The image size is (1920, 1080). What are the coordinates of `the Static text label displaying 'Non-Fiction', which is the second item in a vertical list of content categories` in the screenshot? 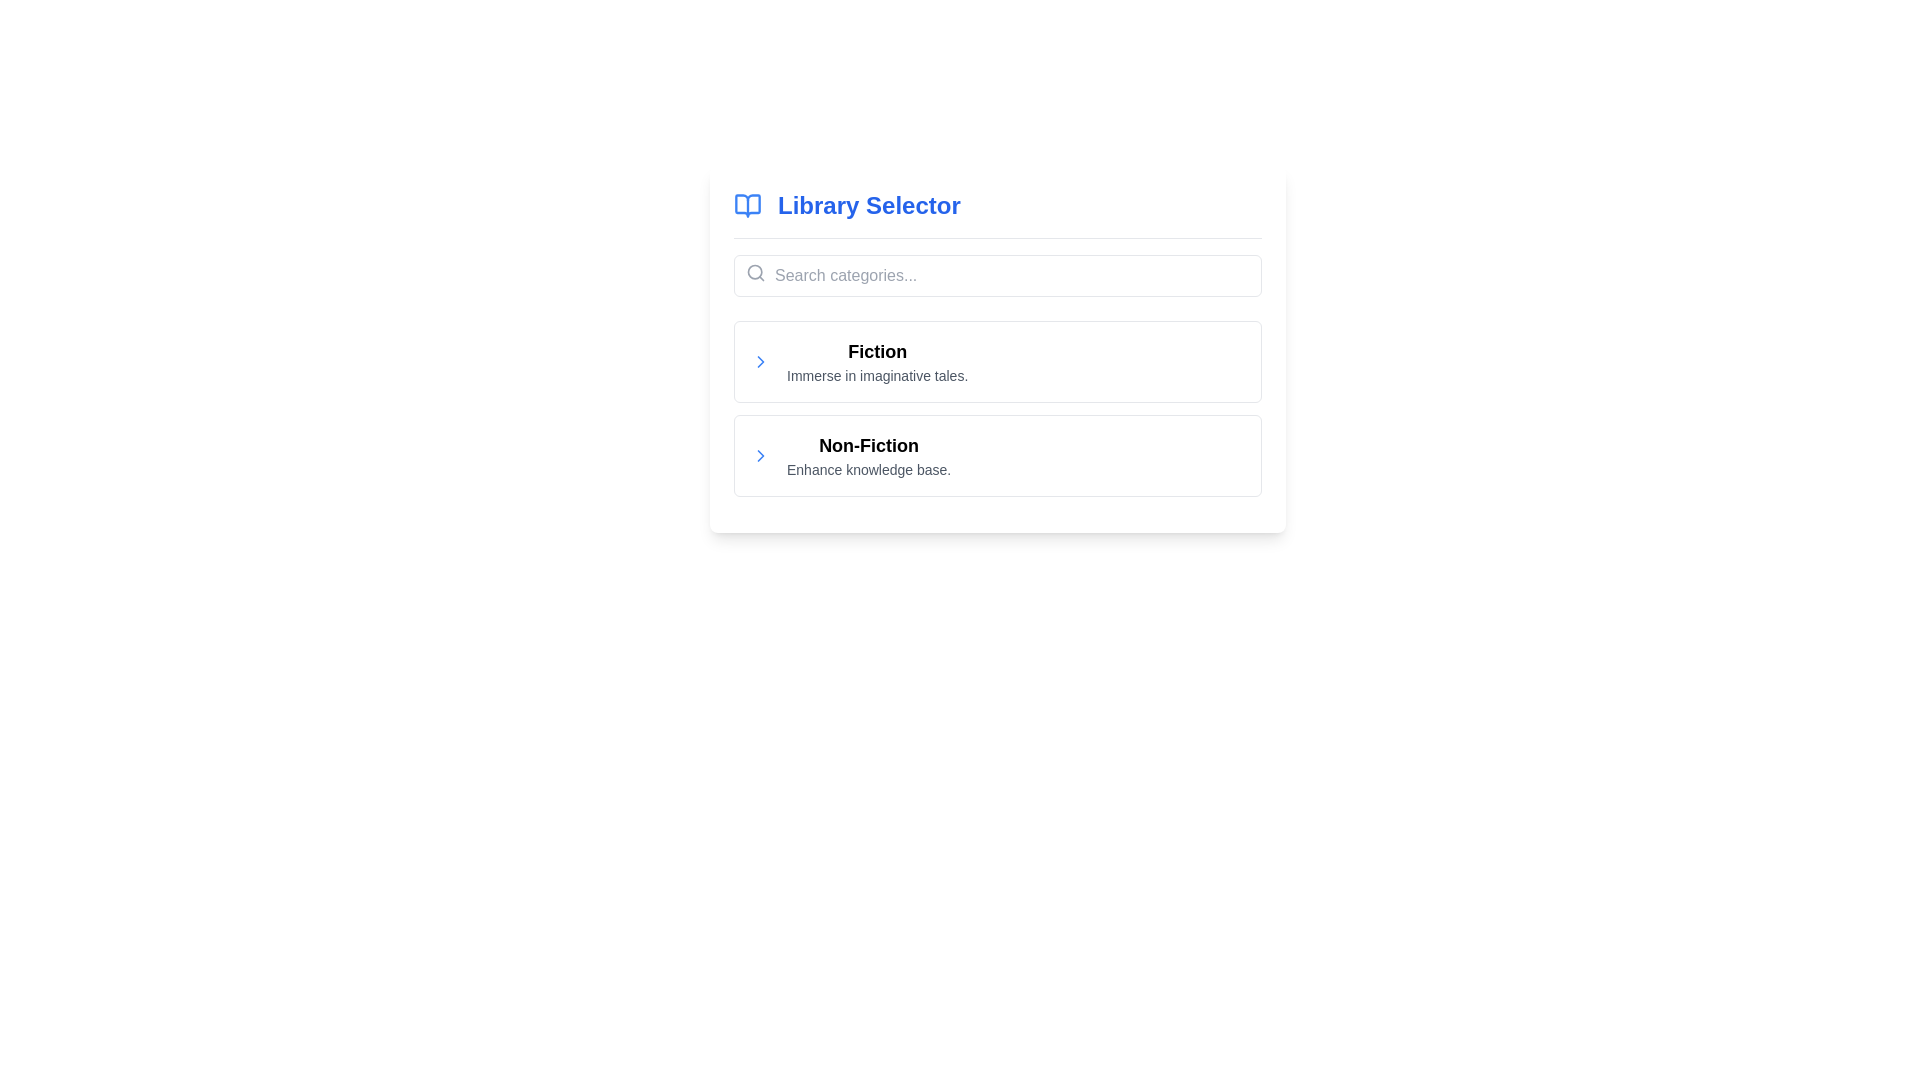 It's located at (869, 445).